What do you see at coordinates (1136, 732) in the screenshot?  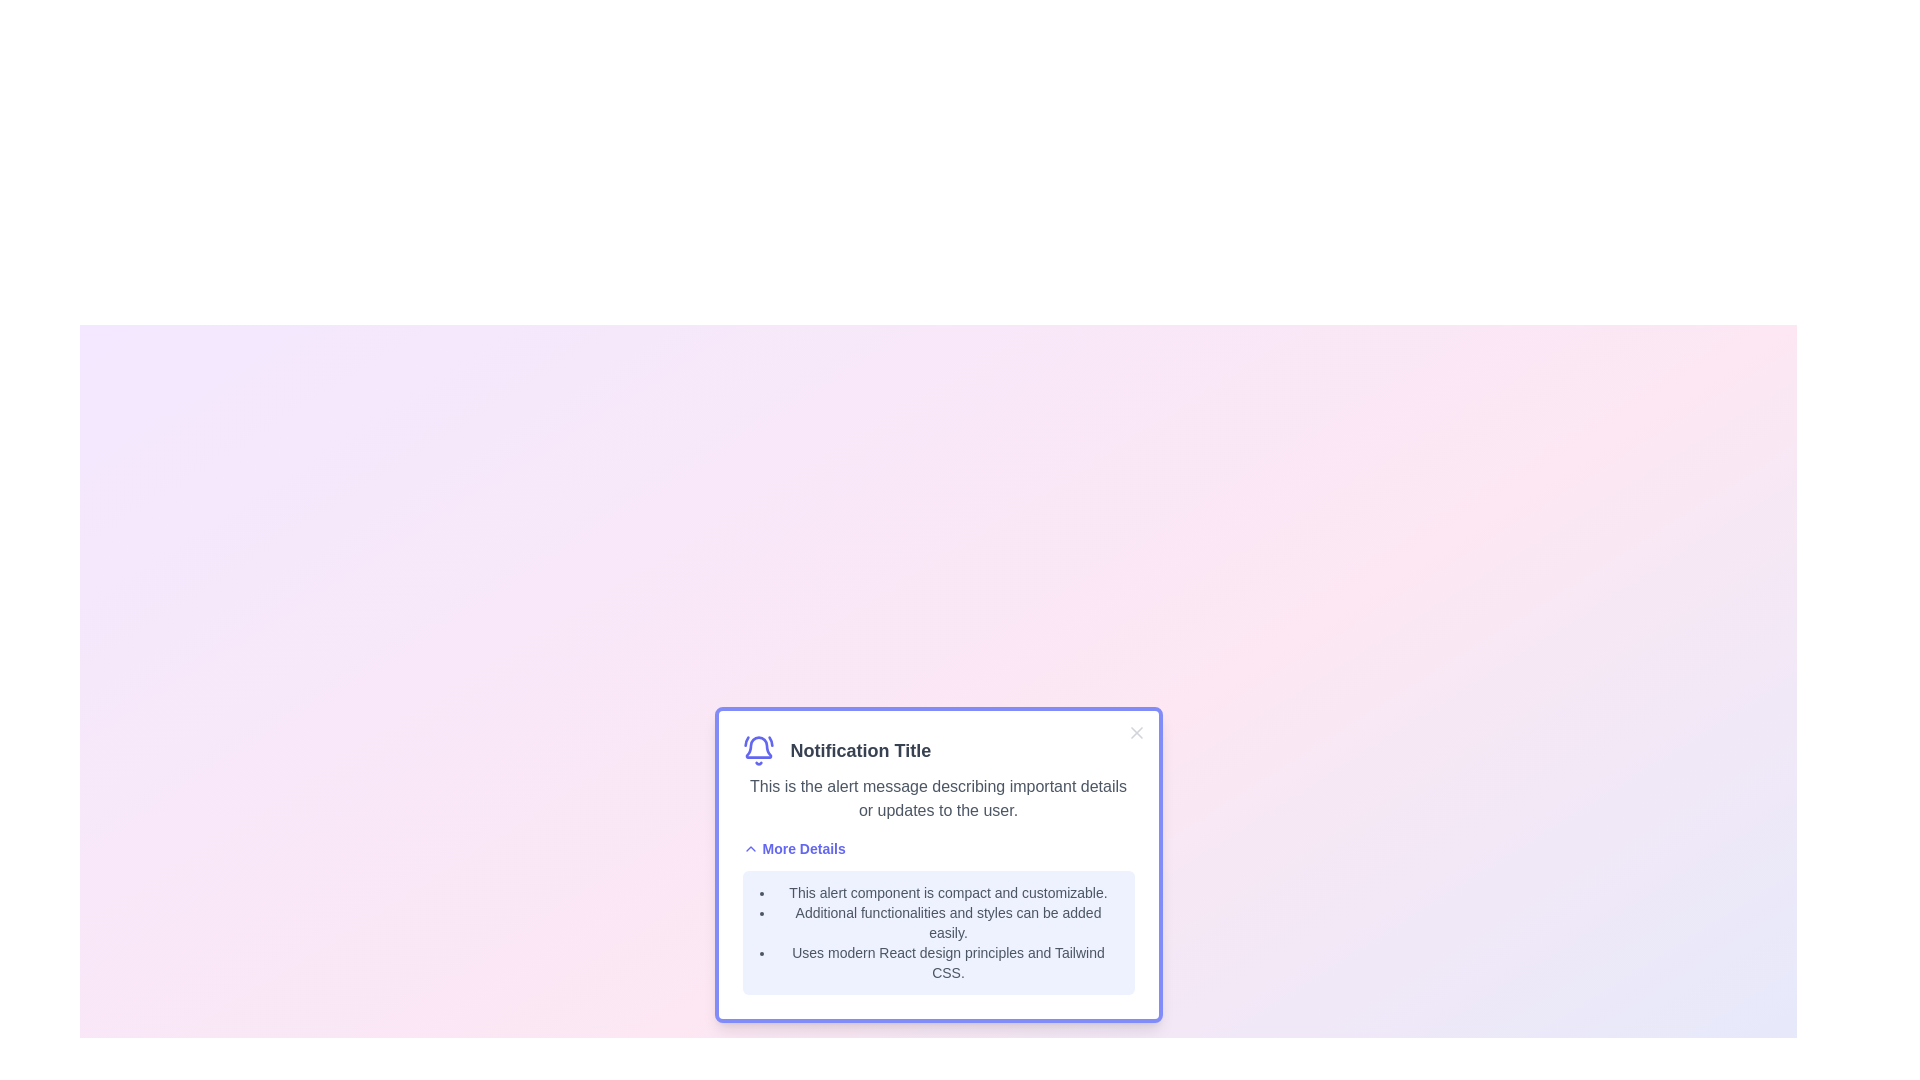 I see `the close button of the alert` at bounding box center [1136, 732].